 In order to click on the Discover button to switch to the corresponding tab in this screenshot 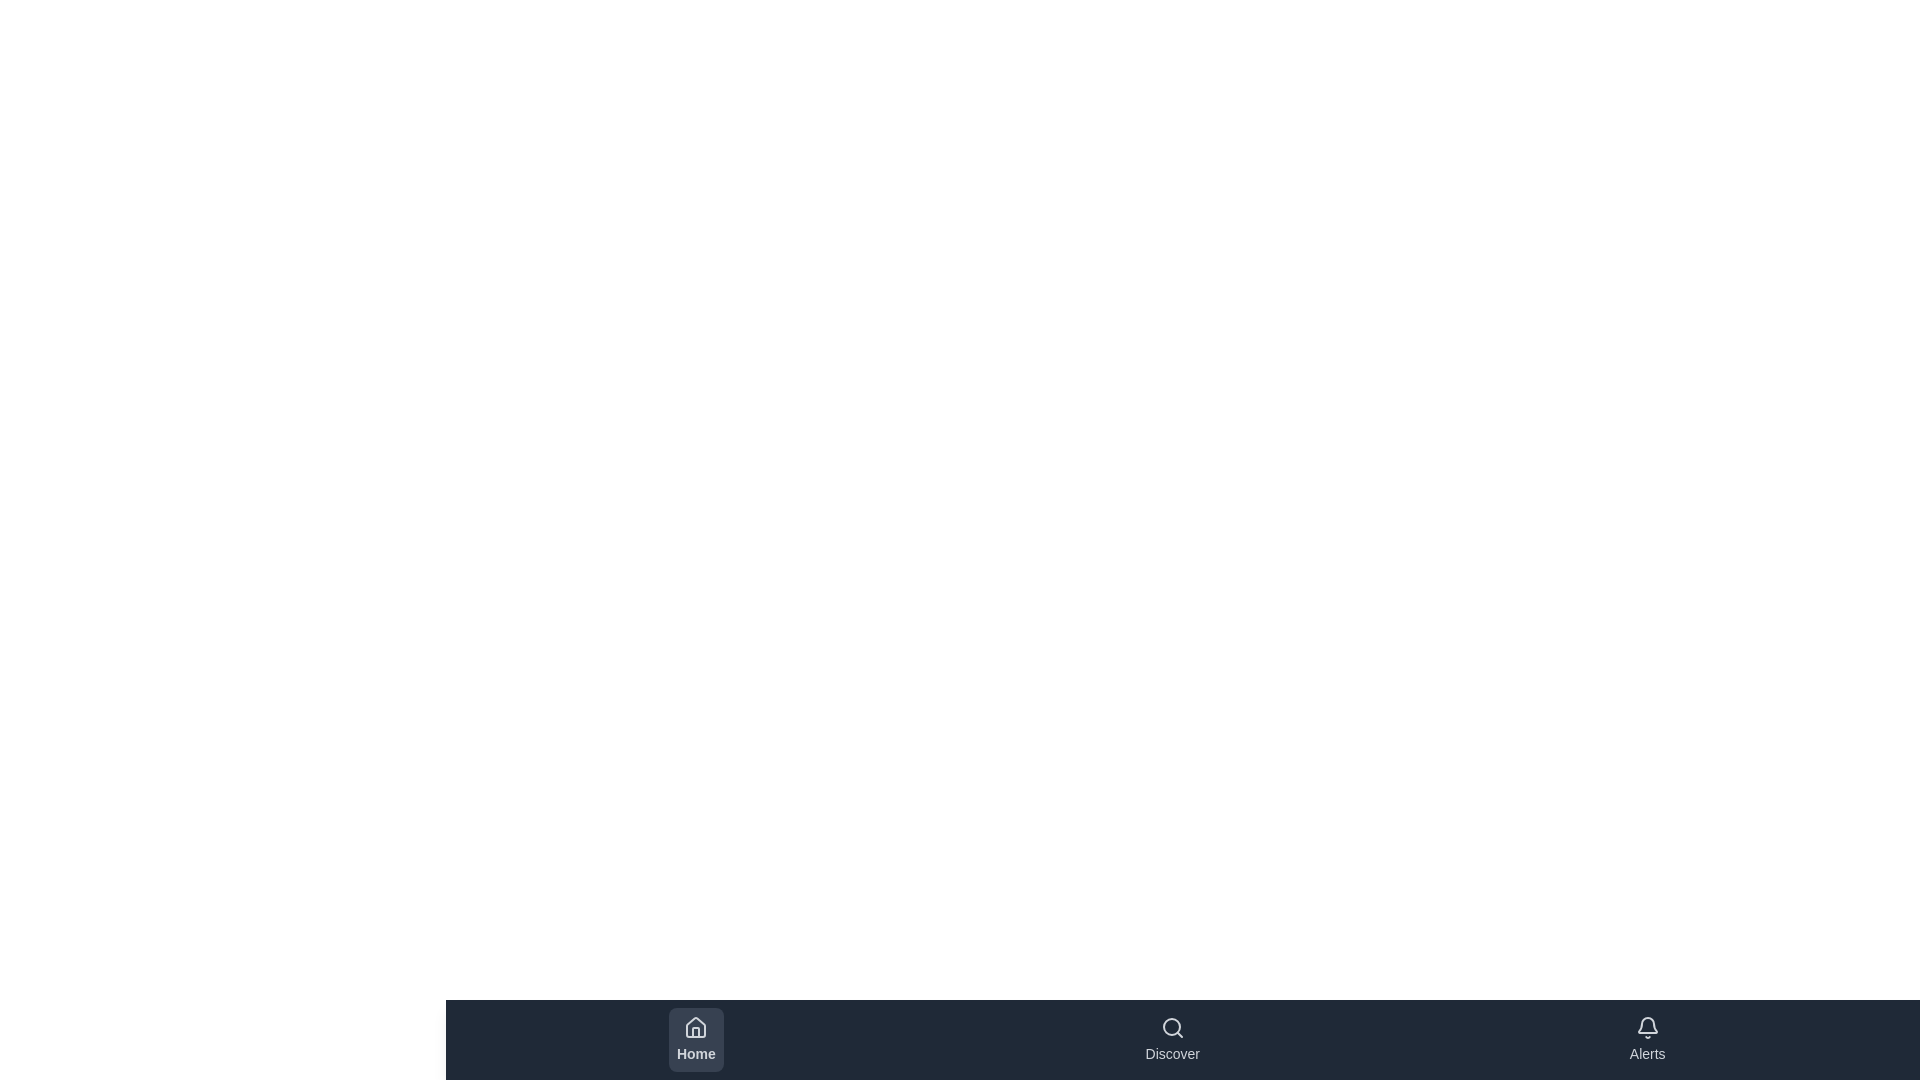, I will do `click(1172, 1039)`.